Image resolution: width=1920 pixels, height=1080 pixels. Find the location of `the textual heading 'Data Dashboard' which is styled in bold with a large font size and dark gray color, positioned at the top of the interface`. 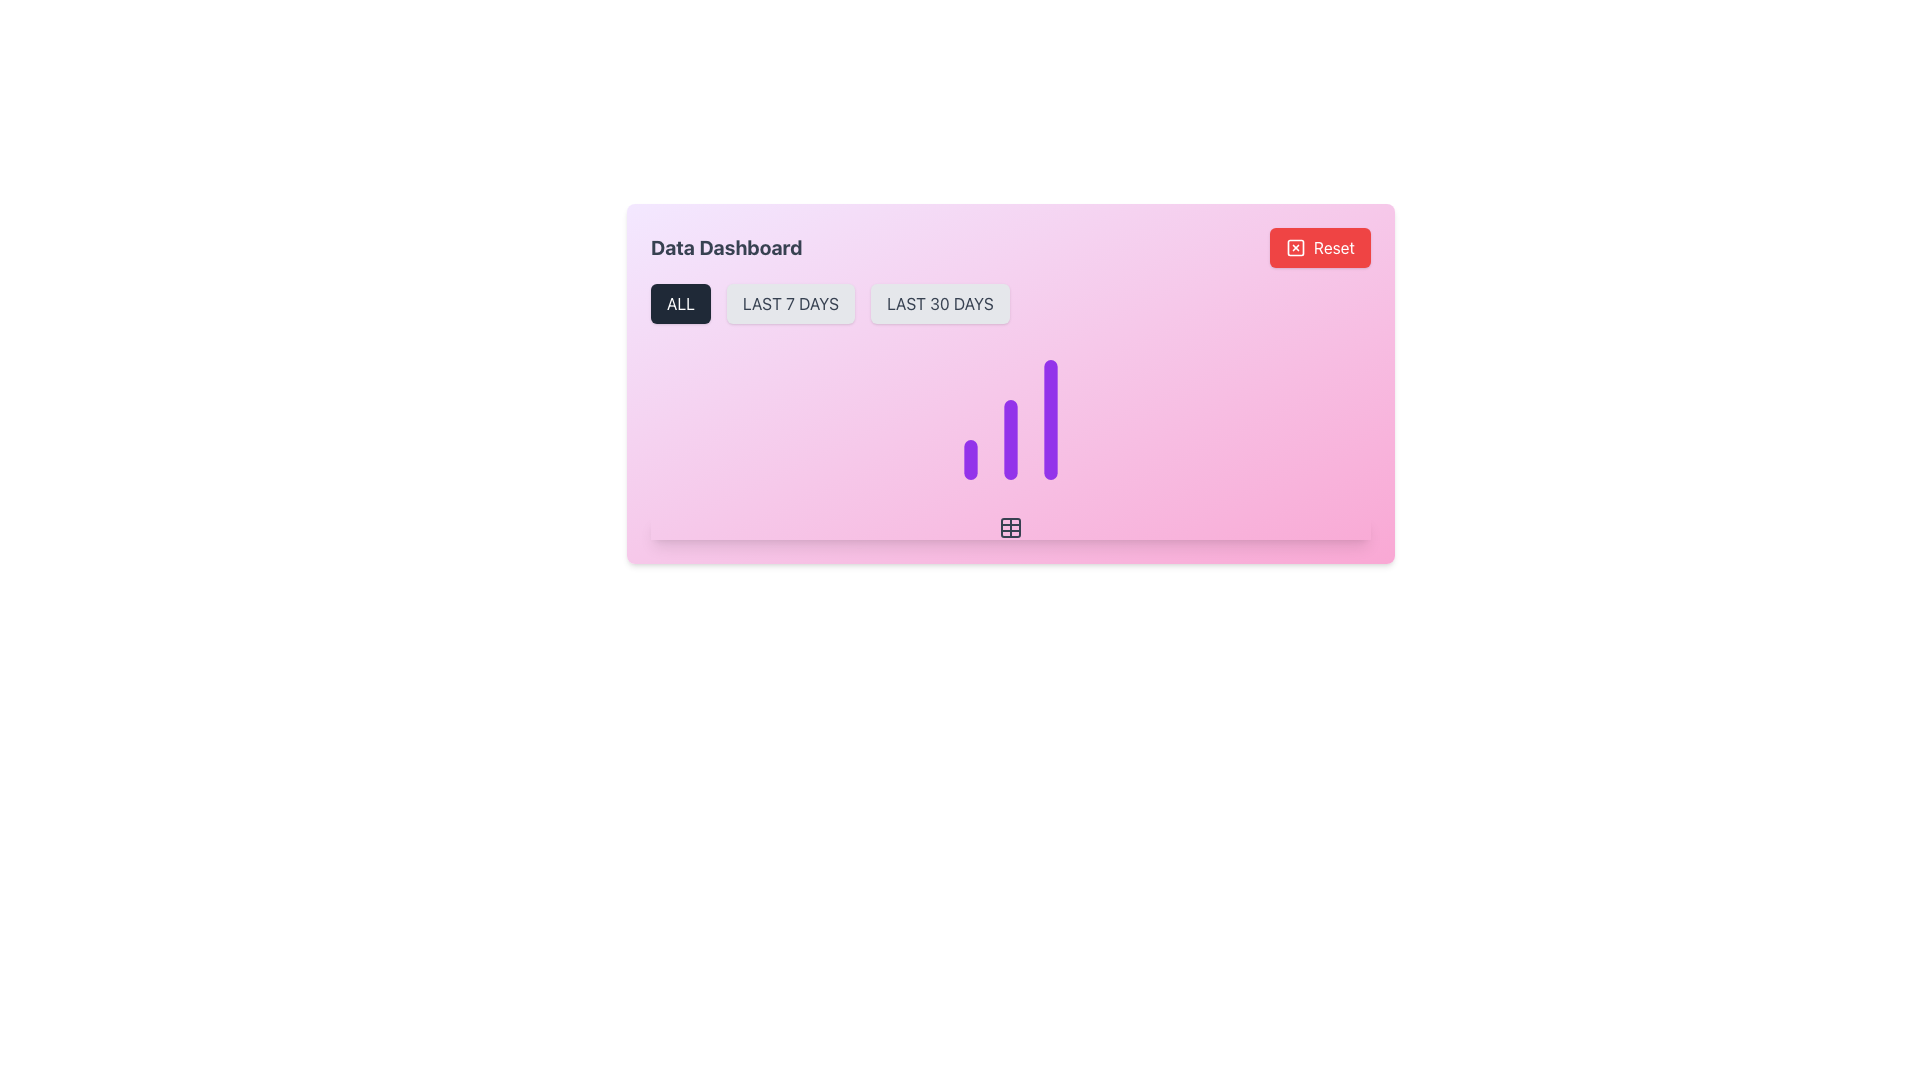

the textual heading 'Data Dashboard' which is styled in bold with a large font size and dark gray color, positioned at the top of the interface is located at coordinates (725, 246).